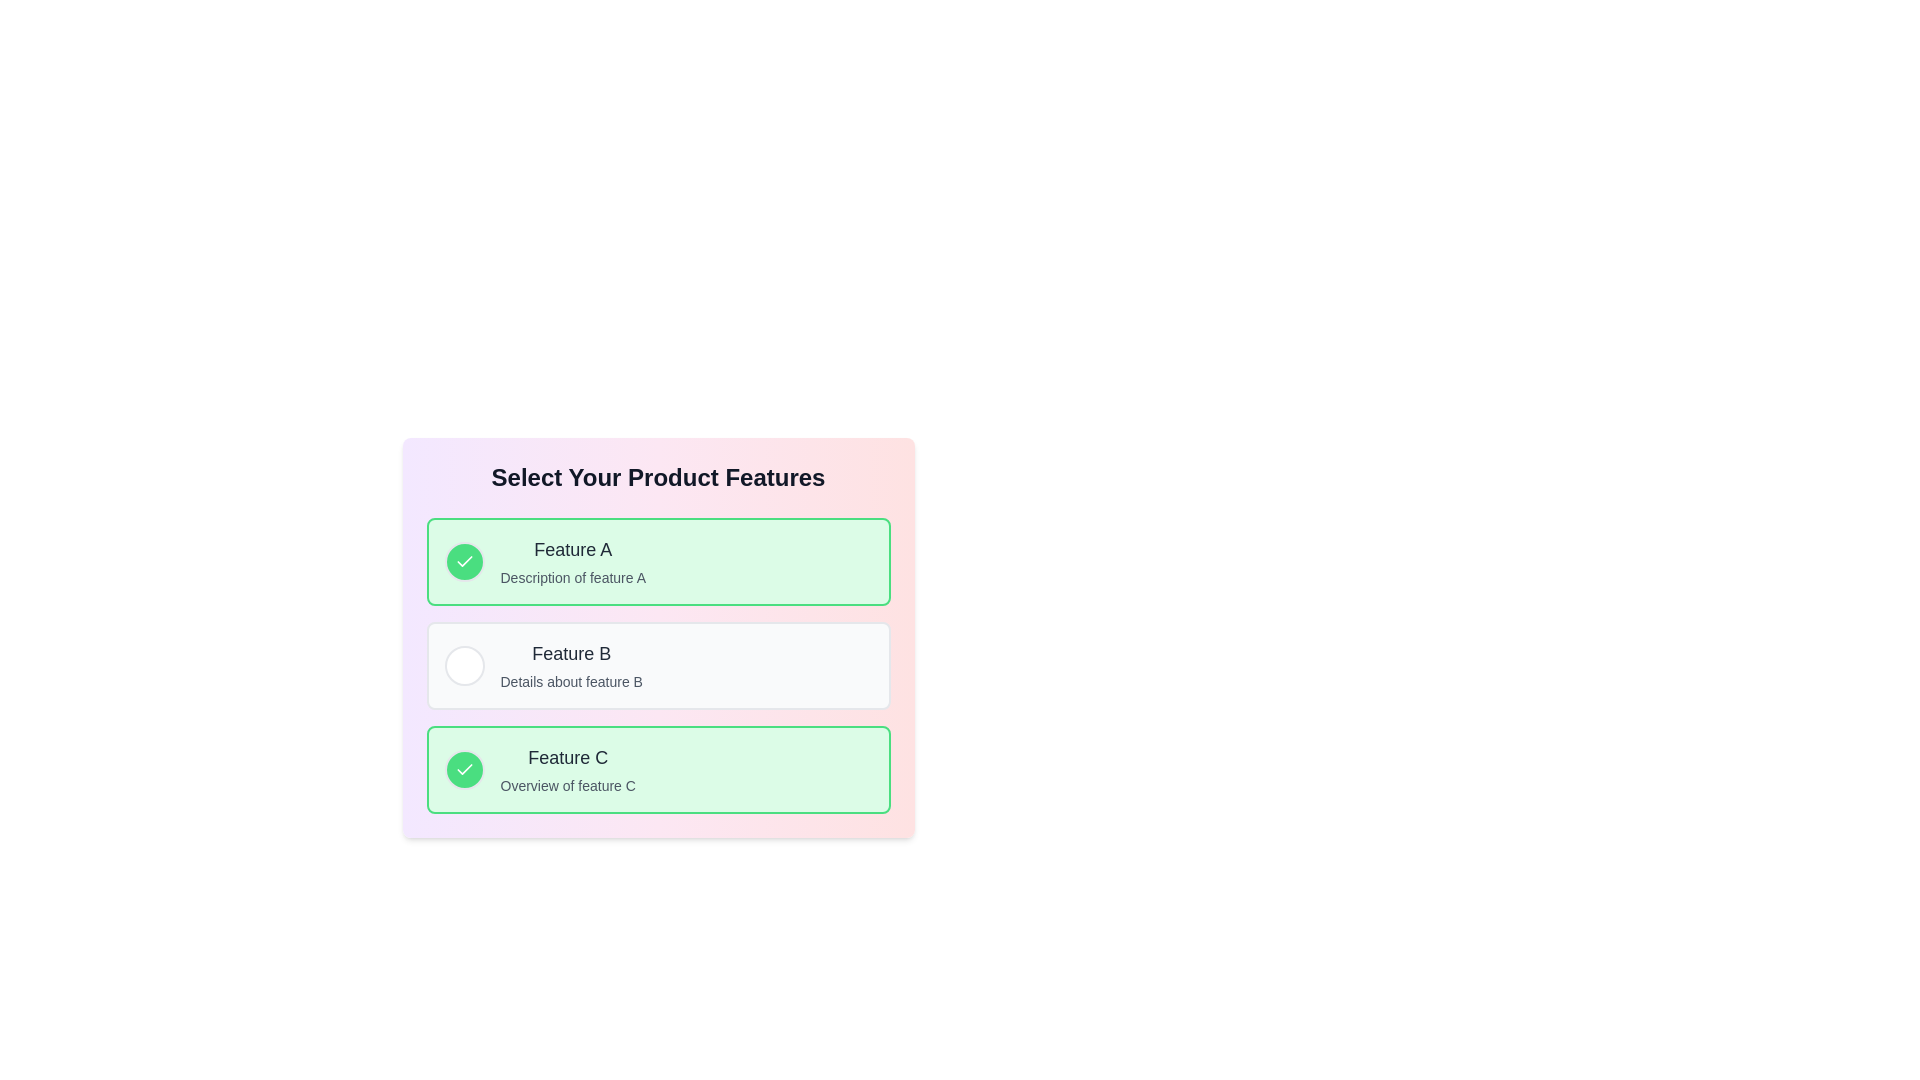 This screenshot has height=1080, width=1920. What do you see at coordinates (463, 769) in the screenshot?
I see `the Selection indicator, a circular button with a green background and a white checkmark, located within the third feature card ('Feature C')` at bounding box center [463, 769].